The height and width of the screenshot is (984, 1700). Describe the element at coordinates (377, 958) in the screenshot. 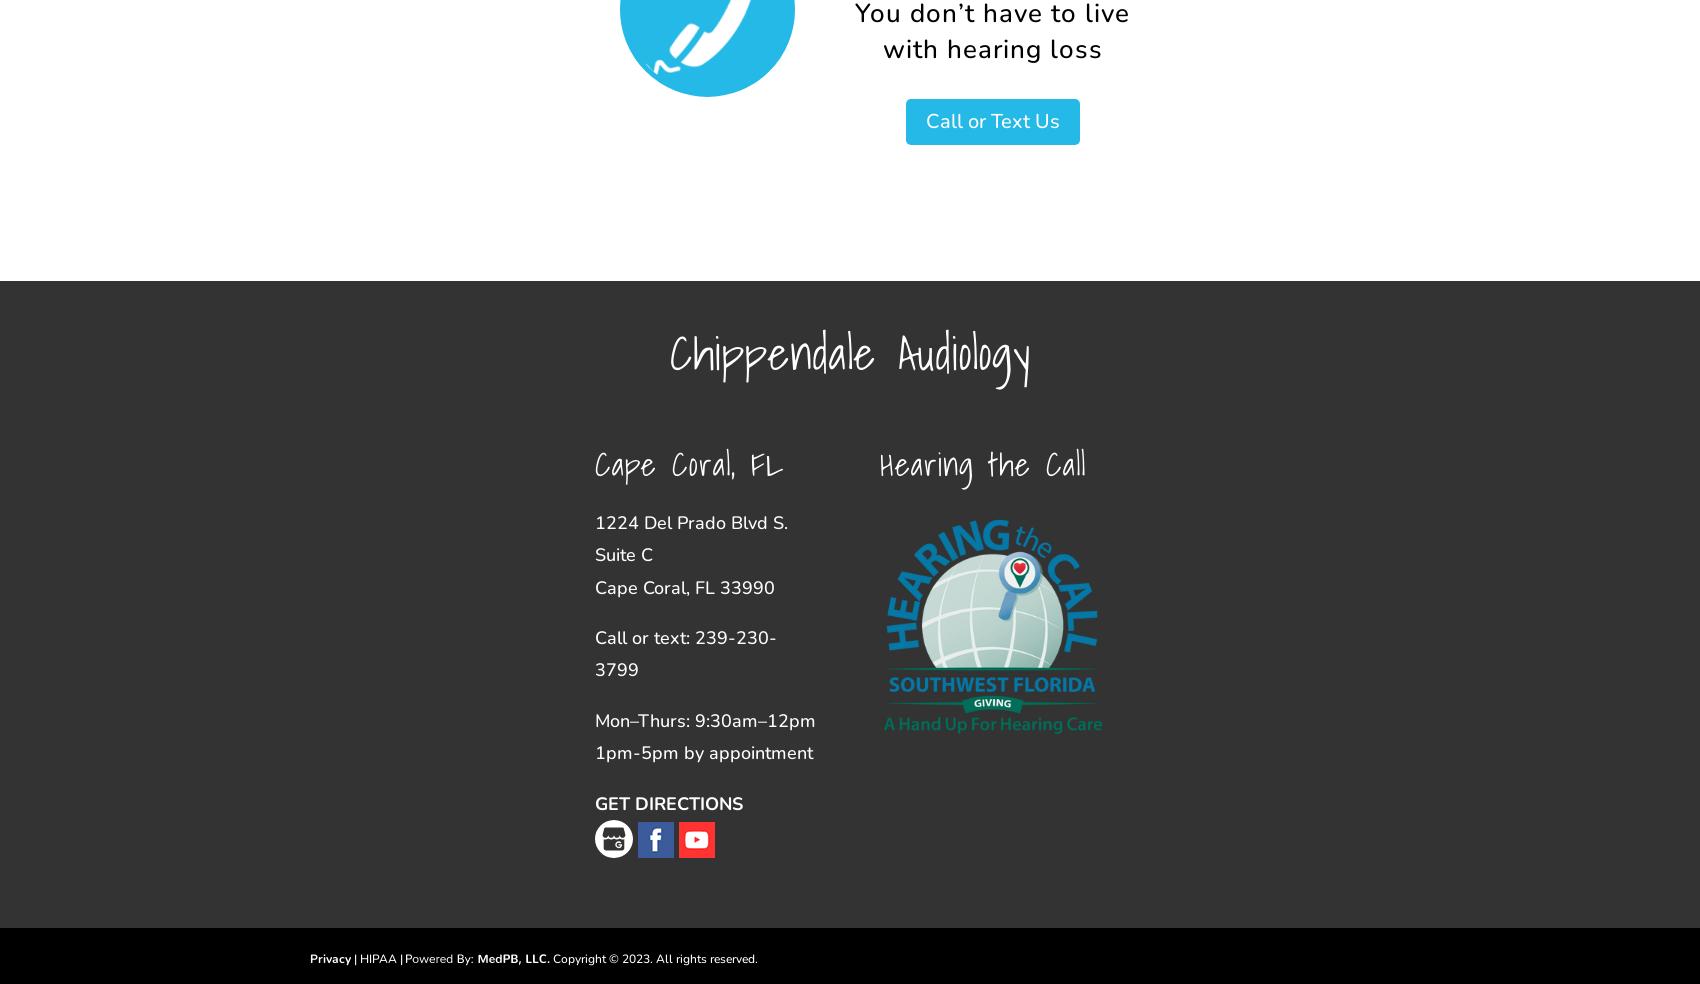

I see `'| HIPAA |'` at that location.